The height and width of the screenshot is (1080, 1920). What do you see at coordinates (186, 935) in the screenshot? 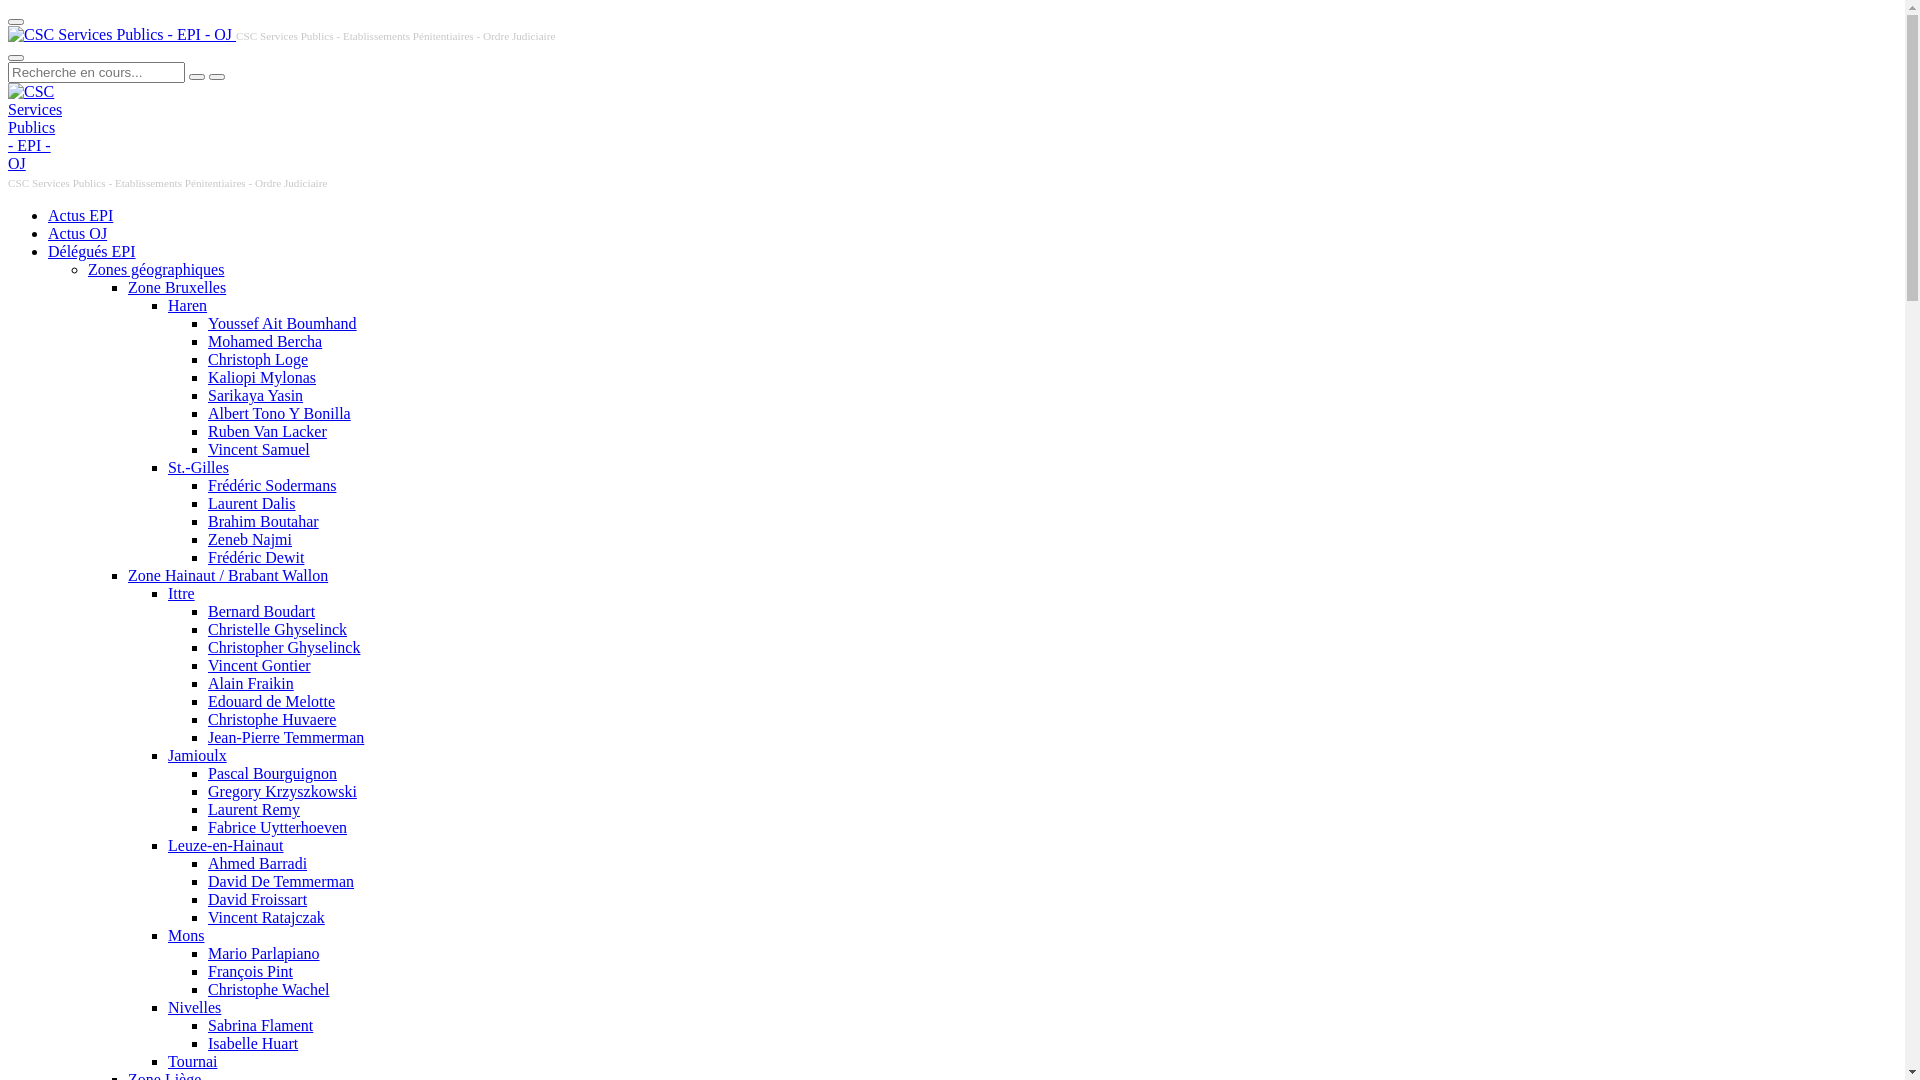
I see `'Mons'` at bounding box center [186, 935].